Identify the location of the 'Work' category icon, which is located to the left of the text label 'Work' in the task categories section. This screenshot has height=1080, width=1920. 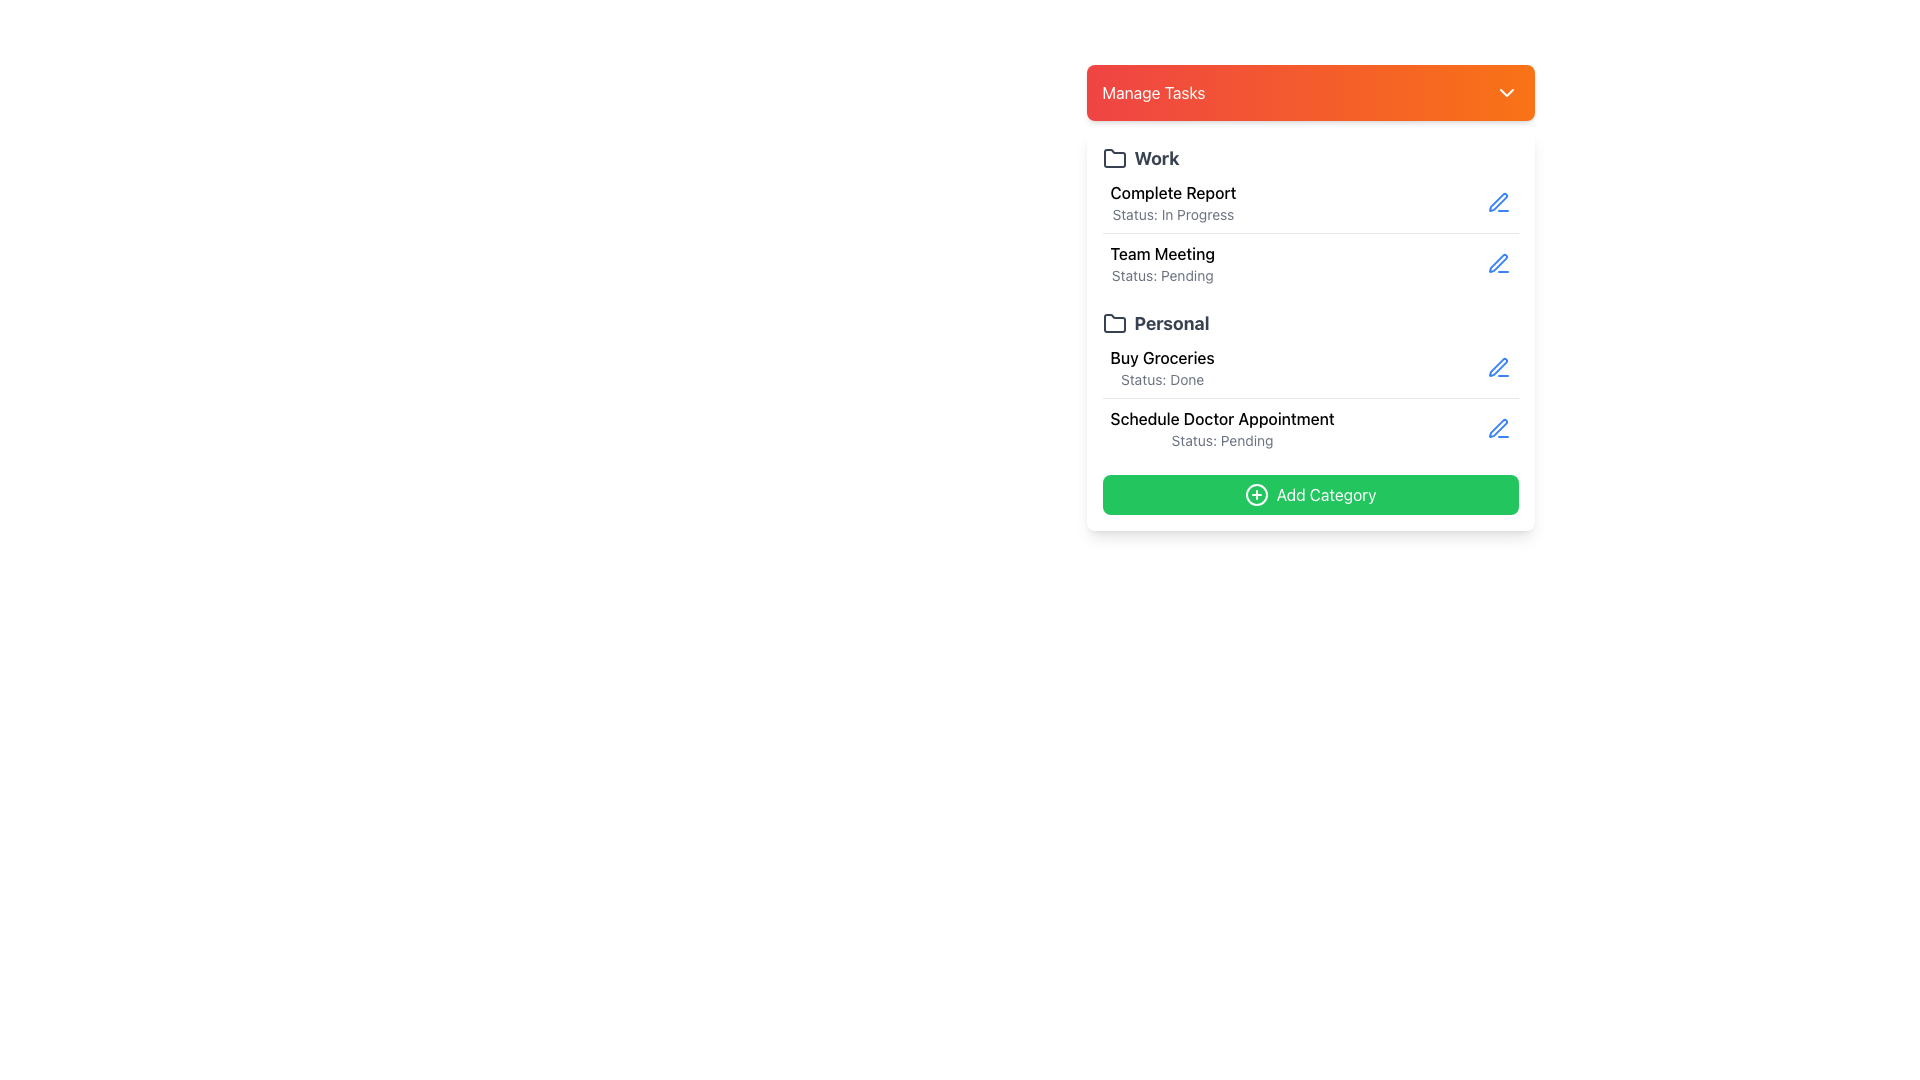
(1113, 157).